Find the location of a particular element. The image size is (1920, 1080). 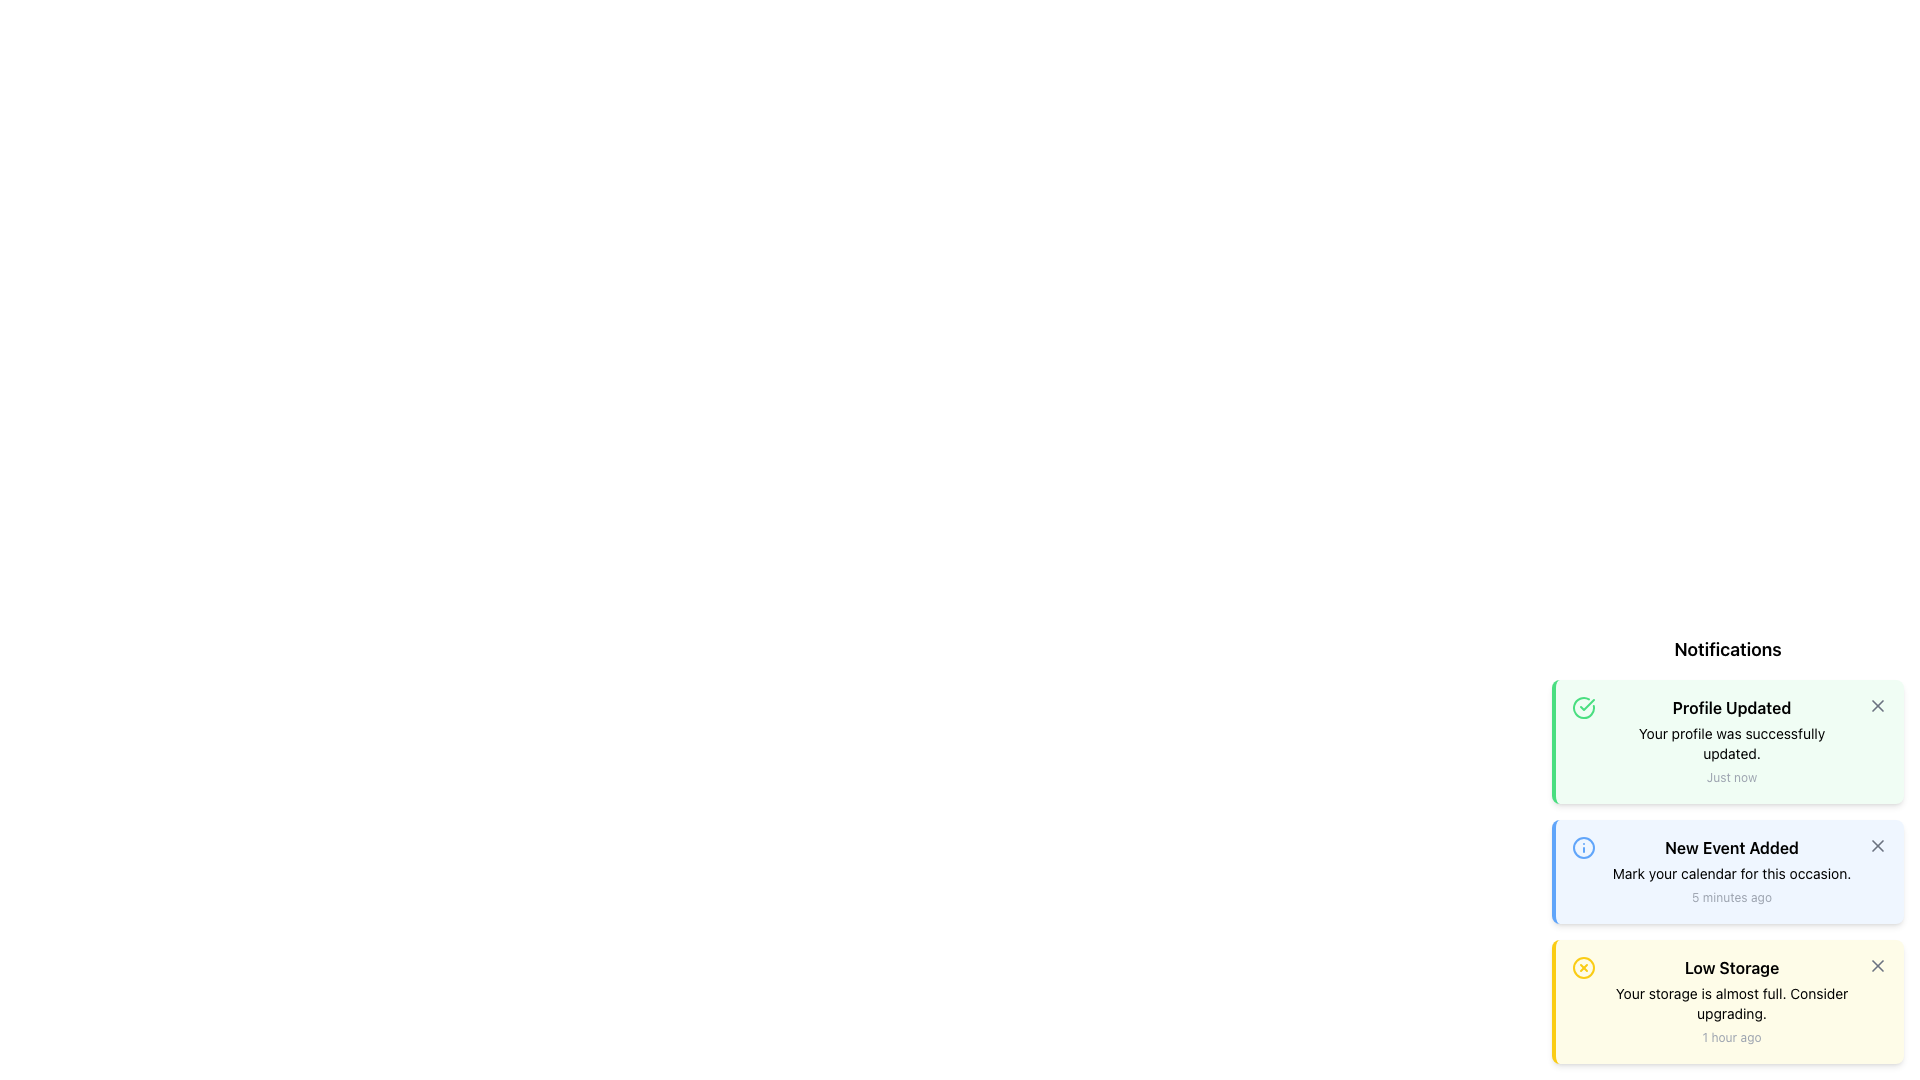

the circular outline of the SVG graphic within the blue notification card titled 'New Event Added.' is located at coordinates (1583, 848).